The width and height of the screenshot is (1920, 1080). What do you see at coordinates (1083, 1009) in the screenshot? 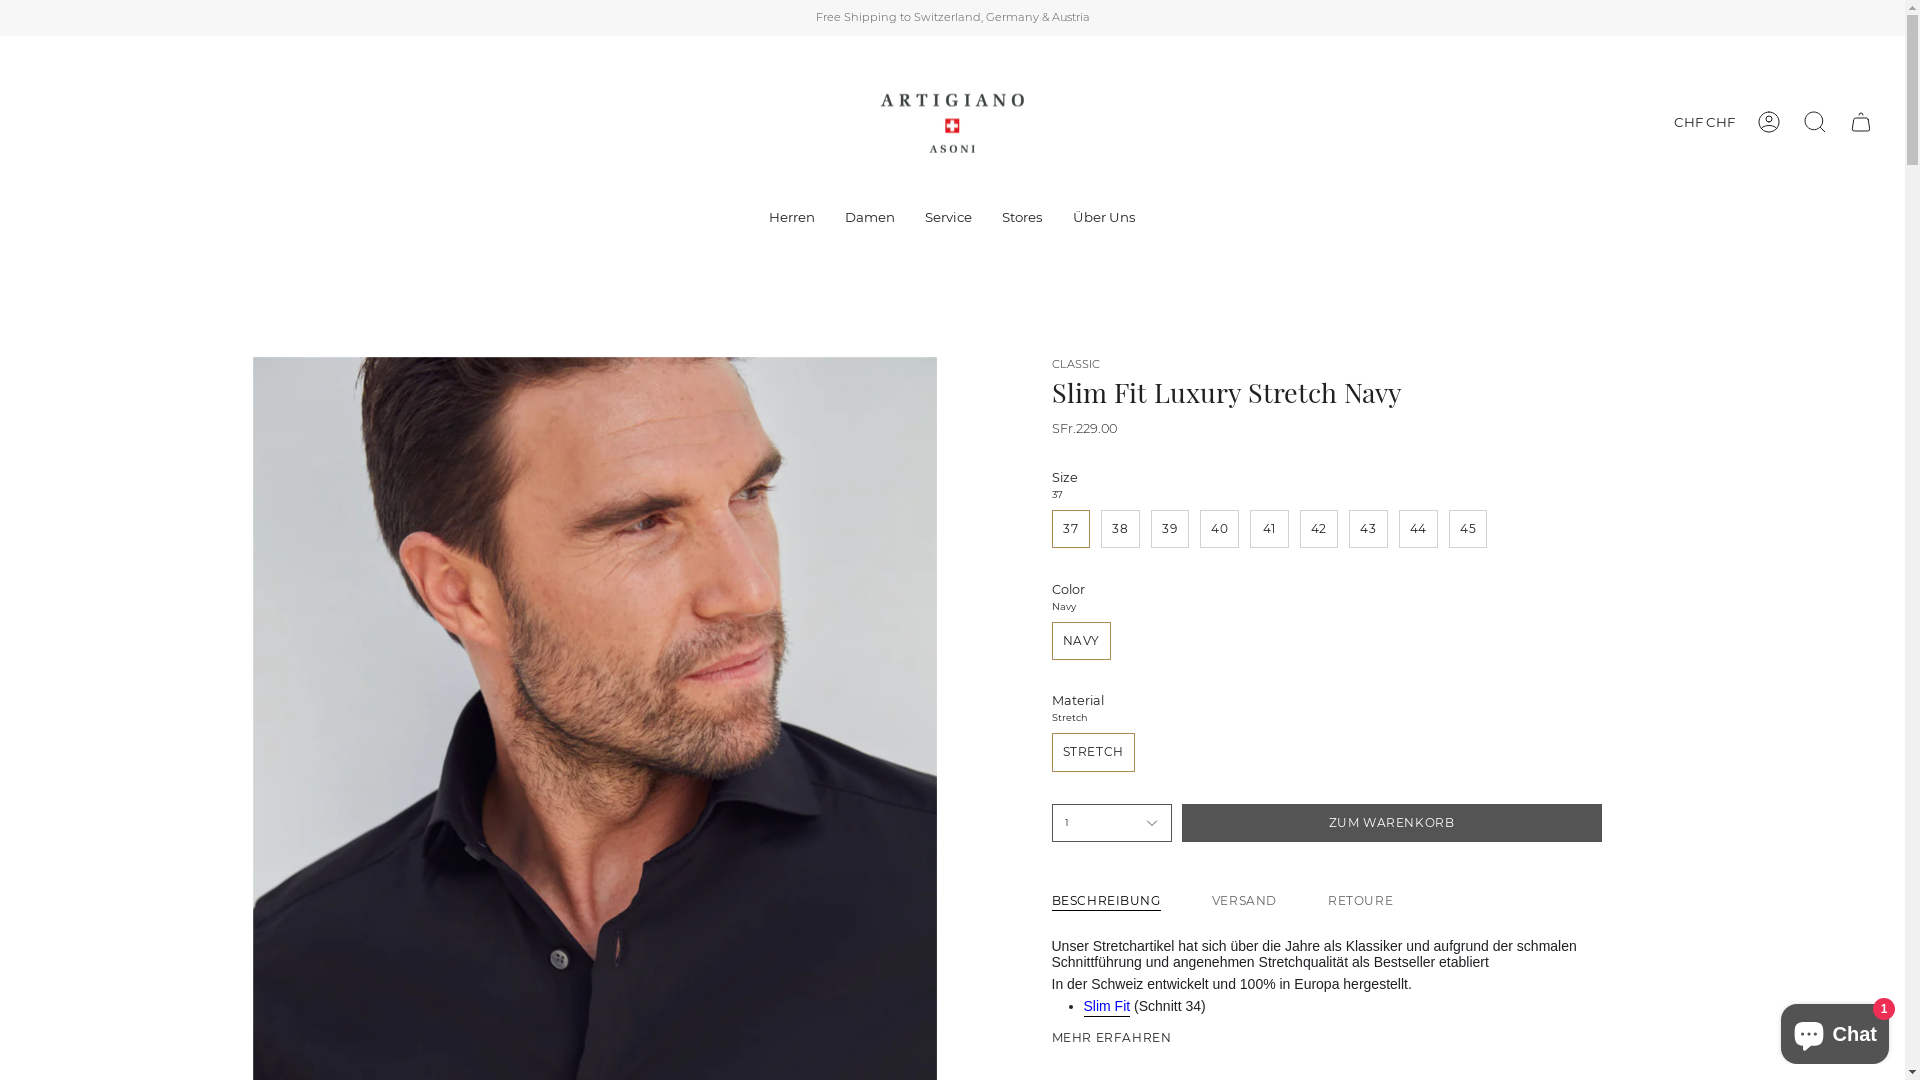
I see `'Slim Fit'` at bounding box center [1083, 1009].